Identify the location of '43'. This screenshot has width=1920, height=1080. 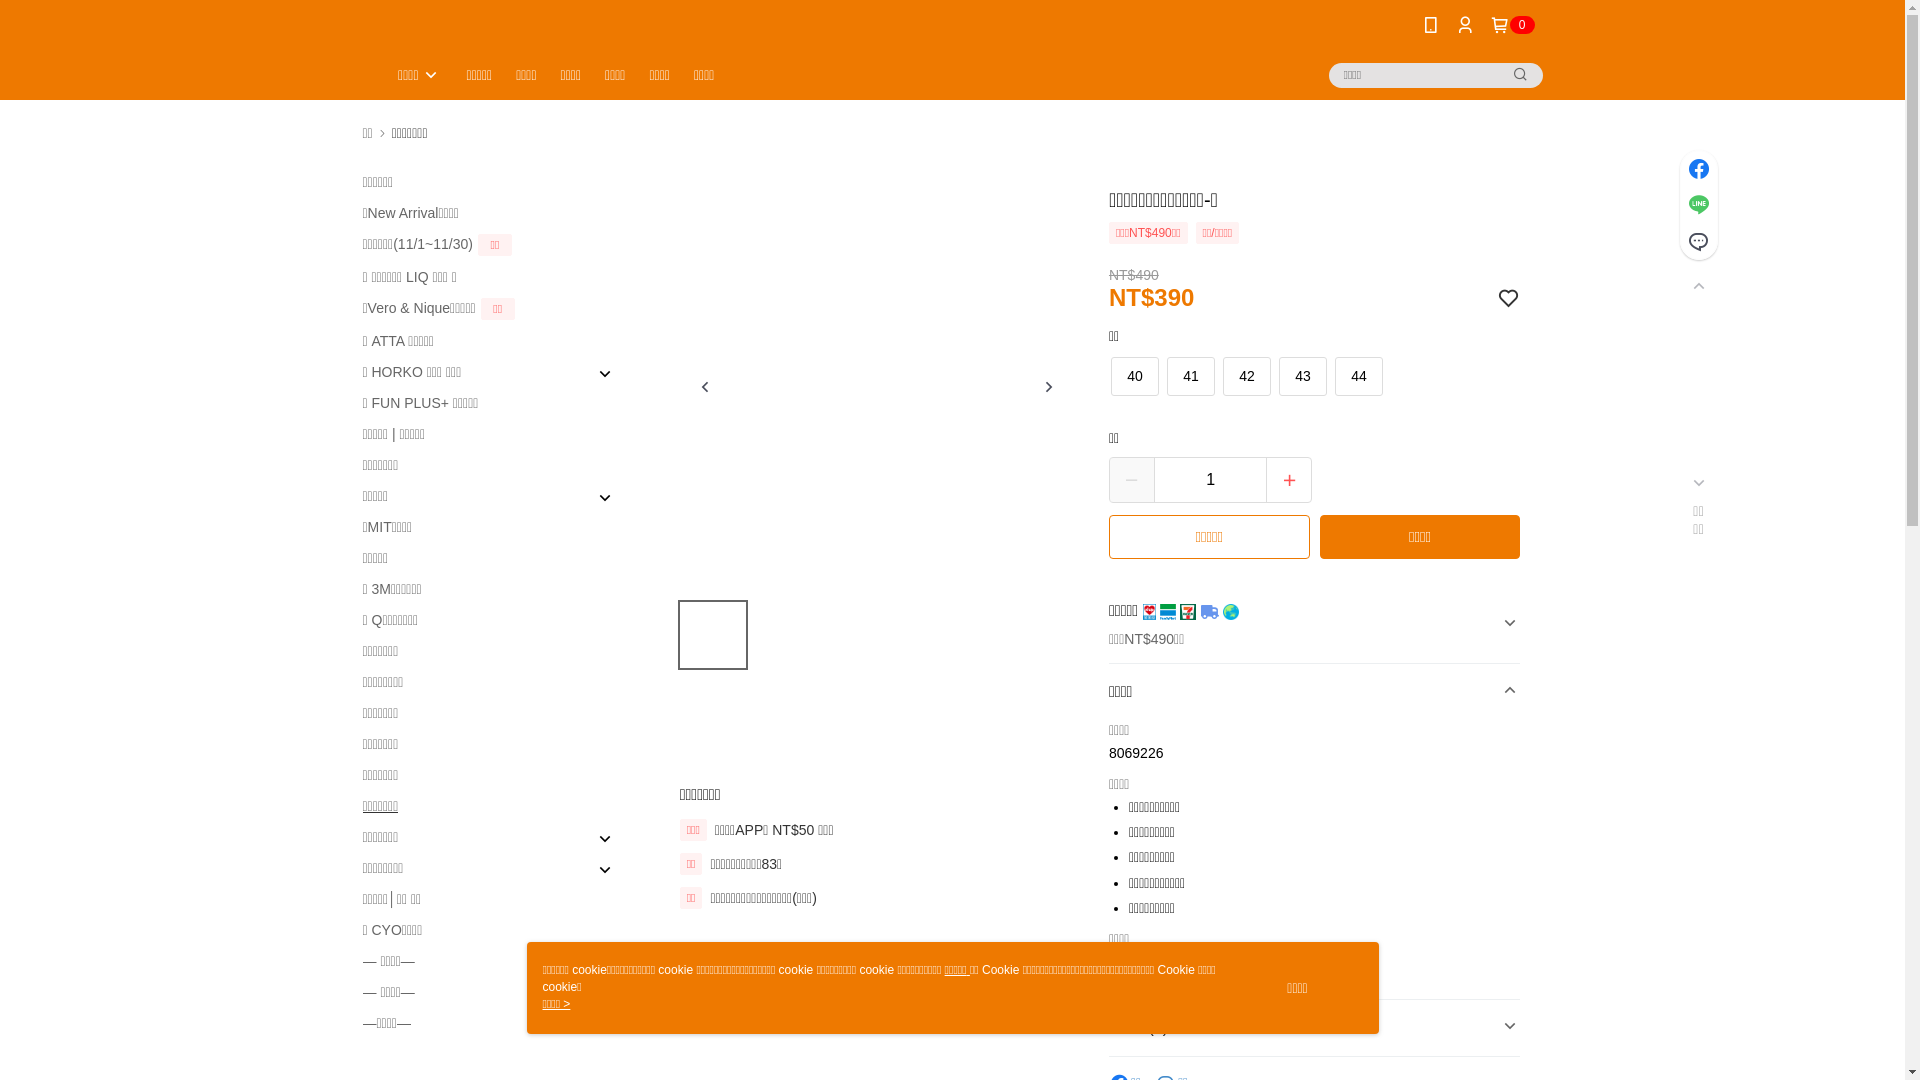
(1280, 376).